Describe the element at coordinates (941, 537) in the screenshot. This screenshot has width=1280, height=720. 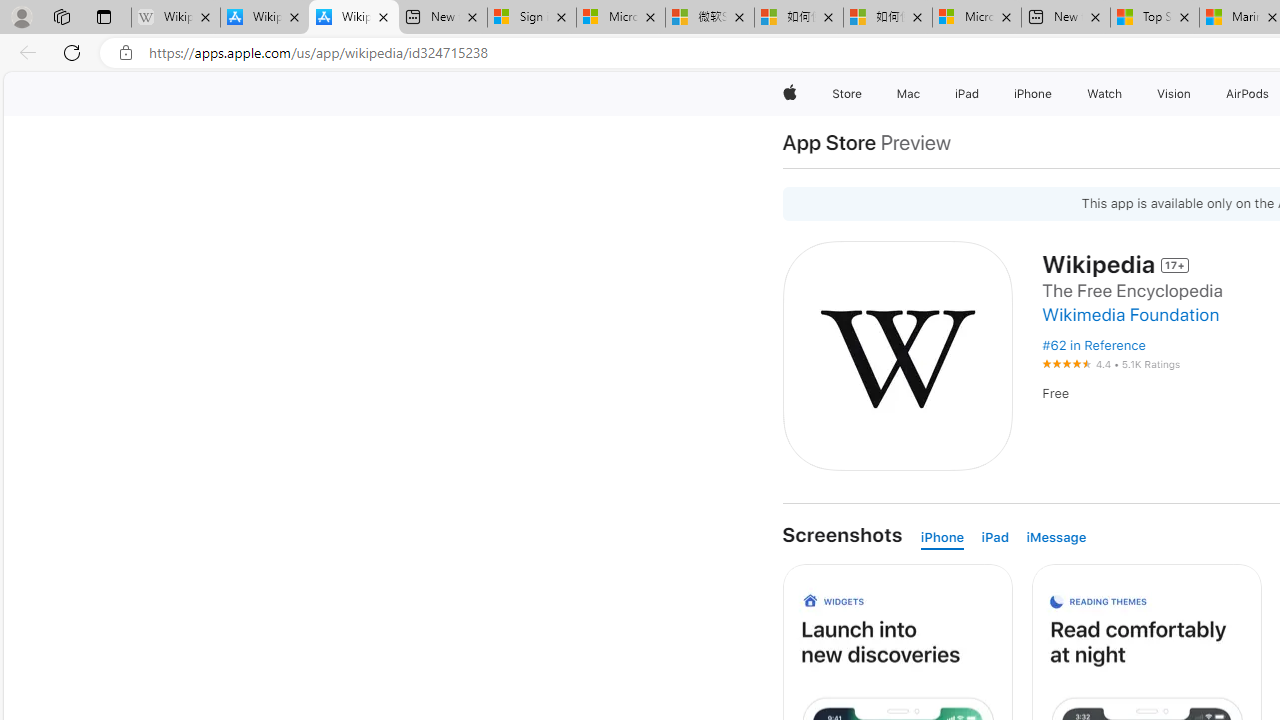
I see `'iPhone'` at that location.